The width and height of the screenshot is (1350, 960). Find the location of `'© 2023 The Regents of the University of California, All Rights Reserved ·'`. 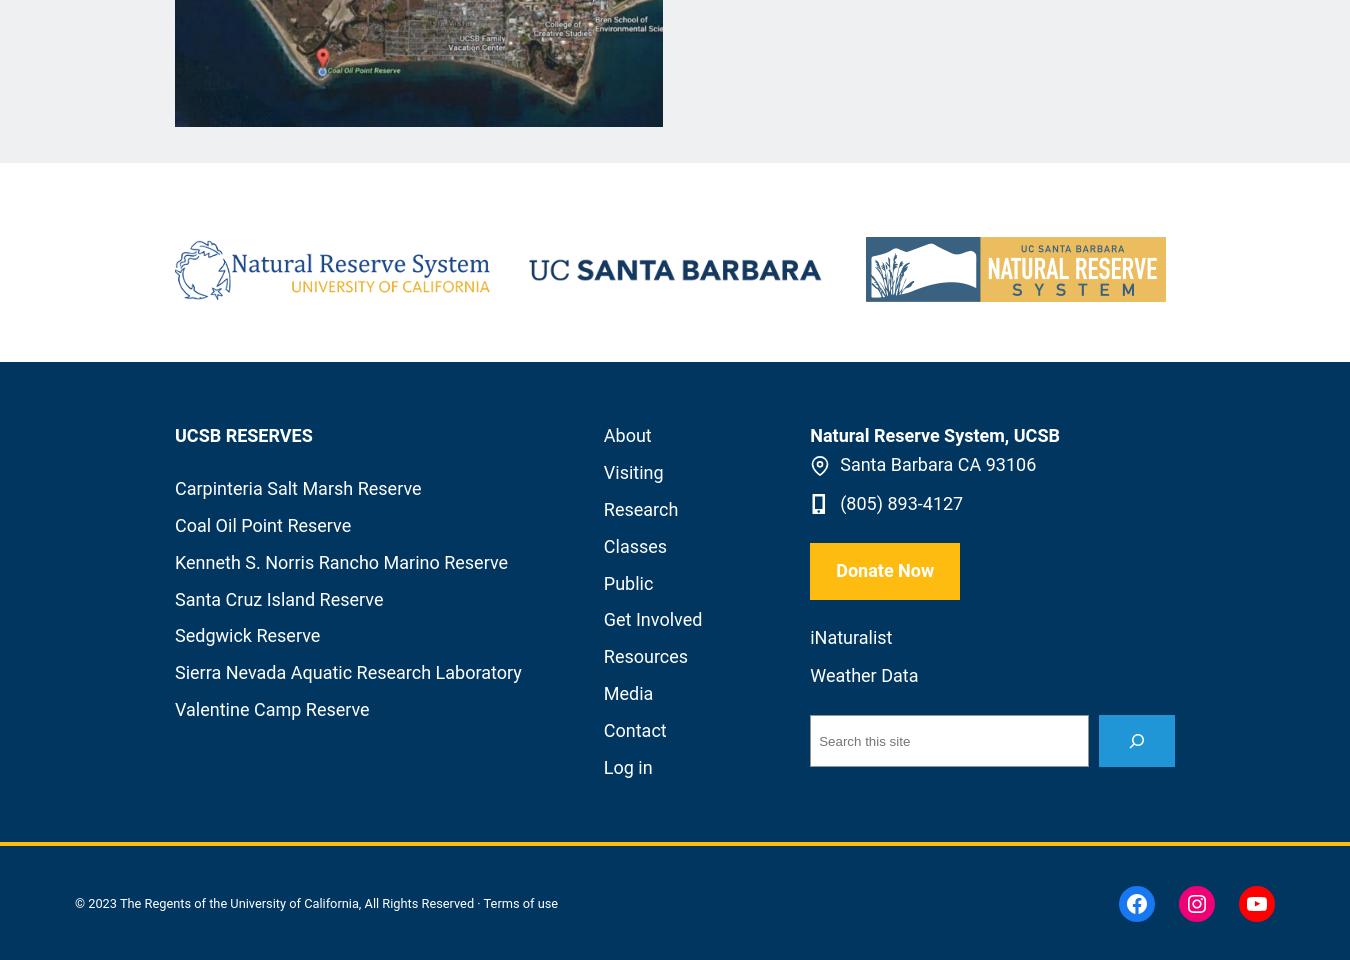

'© 2023 The Regents of the University of California, All Rights Reserved ·' is located at coordinates (278, 903).